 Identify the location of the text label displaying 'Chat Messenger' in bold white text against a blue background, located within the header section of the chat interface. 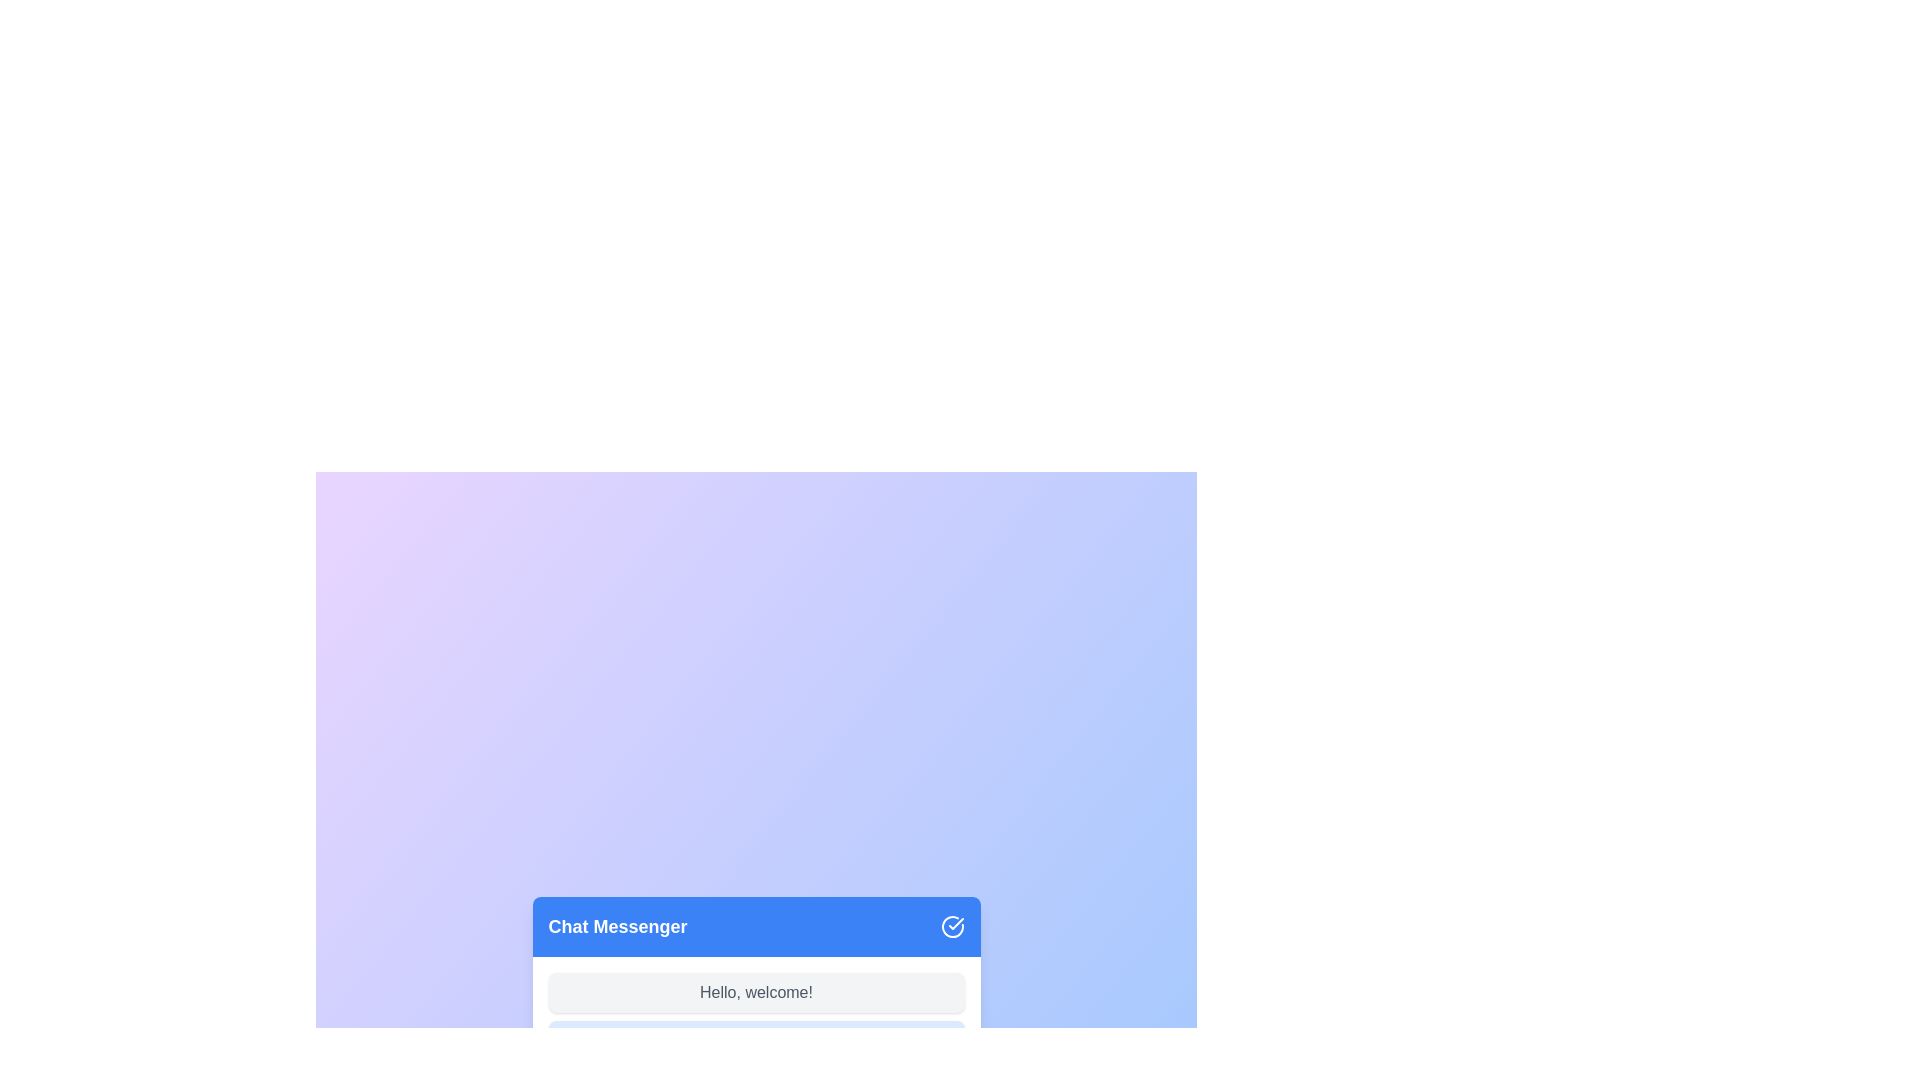
(617, 926).